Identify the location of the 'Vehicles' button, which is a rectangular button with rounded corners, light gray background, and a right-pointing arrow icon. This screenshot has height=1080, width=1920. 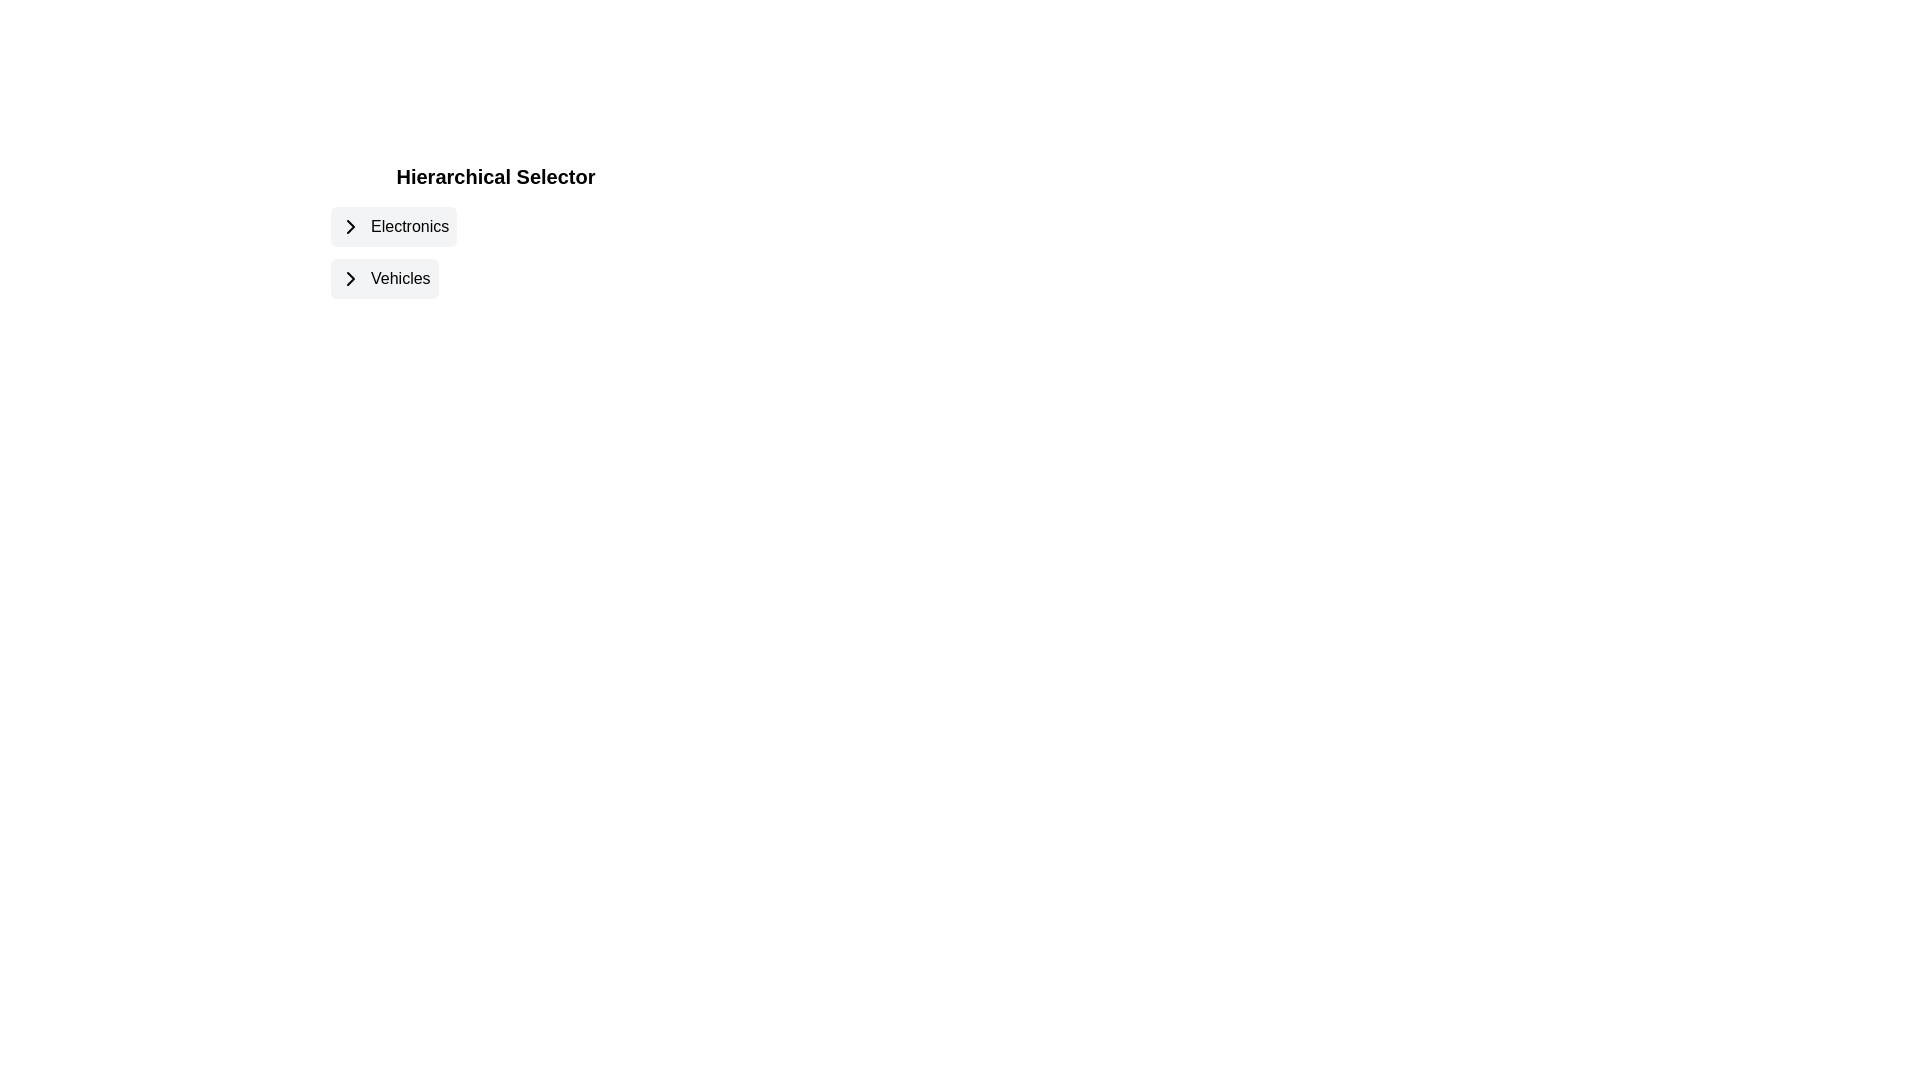
(384, 278).